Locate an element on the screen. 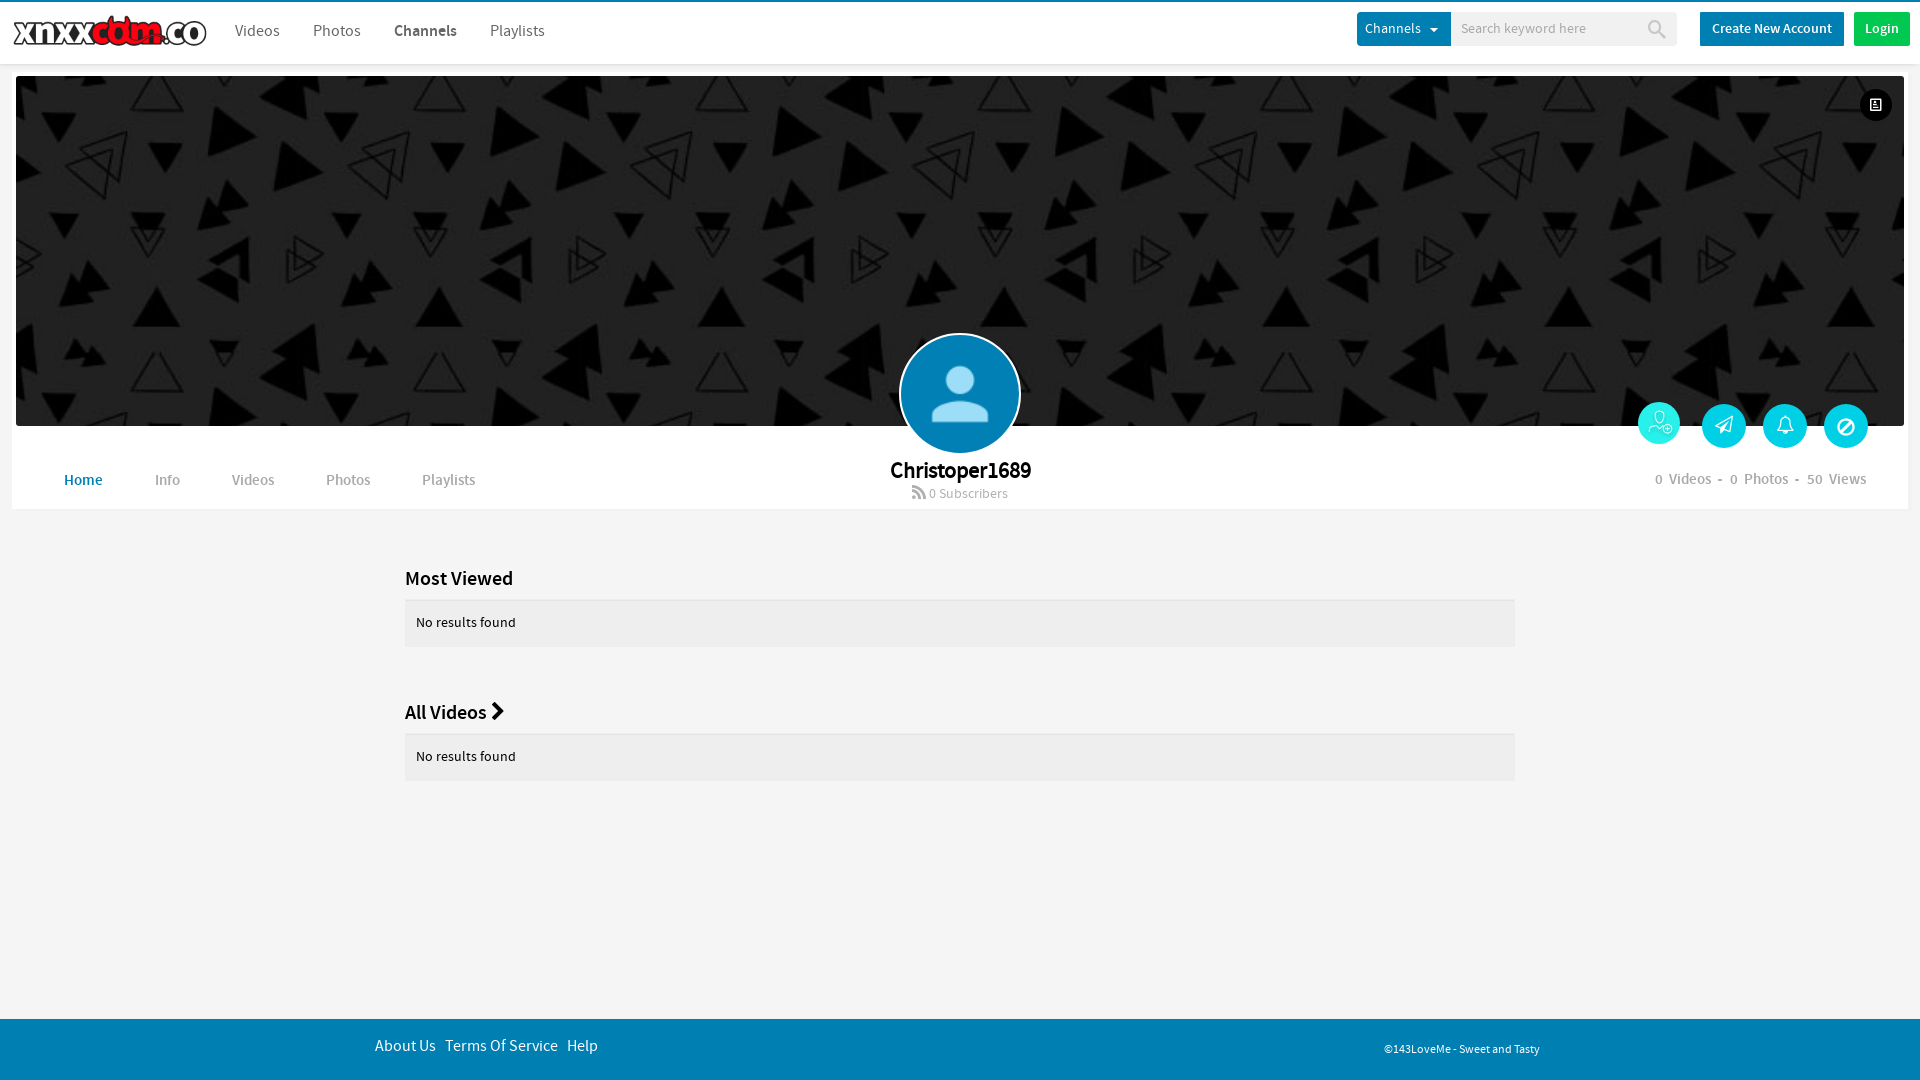 This screenshot has height=1080, width=1920. 'All Videos' is located at coordinates (454, 711).